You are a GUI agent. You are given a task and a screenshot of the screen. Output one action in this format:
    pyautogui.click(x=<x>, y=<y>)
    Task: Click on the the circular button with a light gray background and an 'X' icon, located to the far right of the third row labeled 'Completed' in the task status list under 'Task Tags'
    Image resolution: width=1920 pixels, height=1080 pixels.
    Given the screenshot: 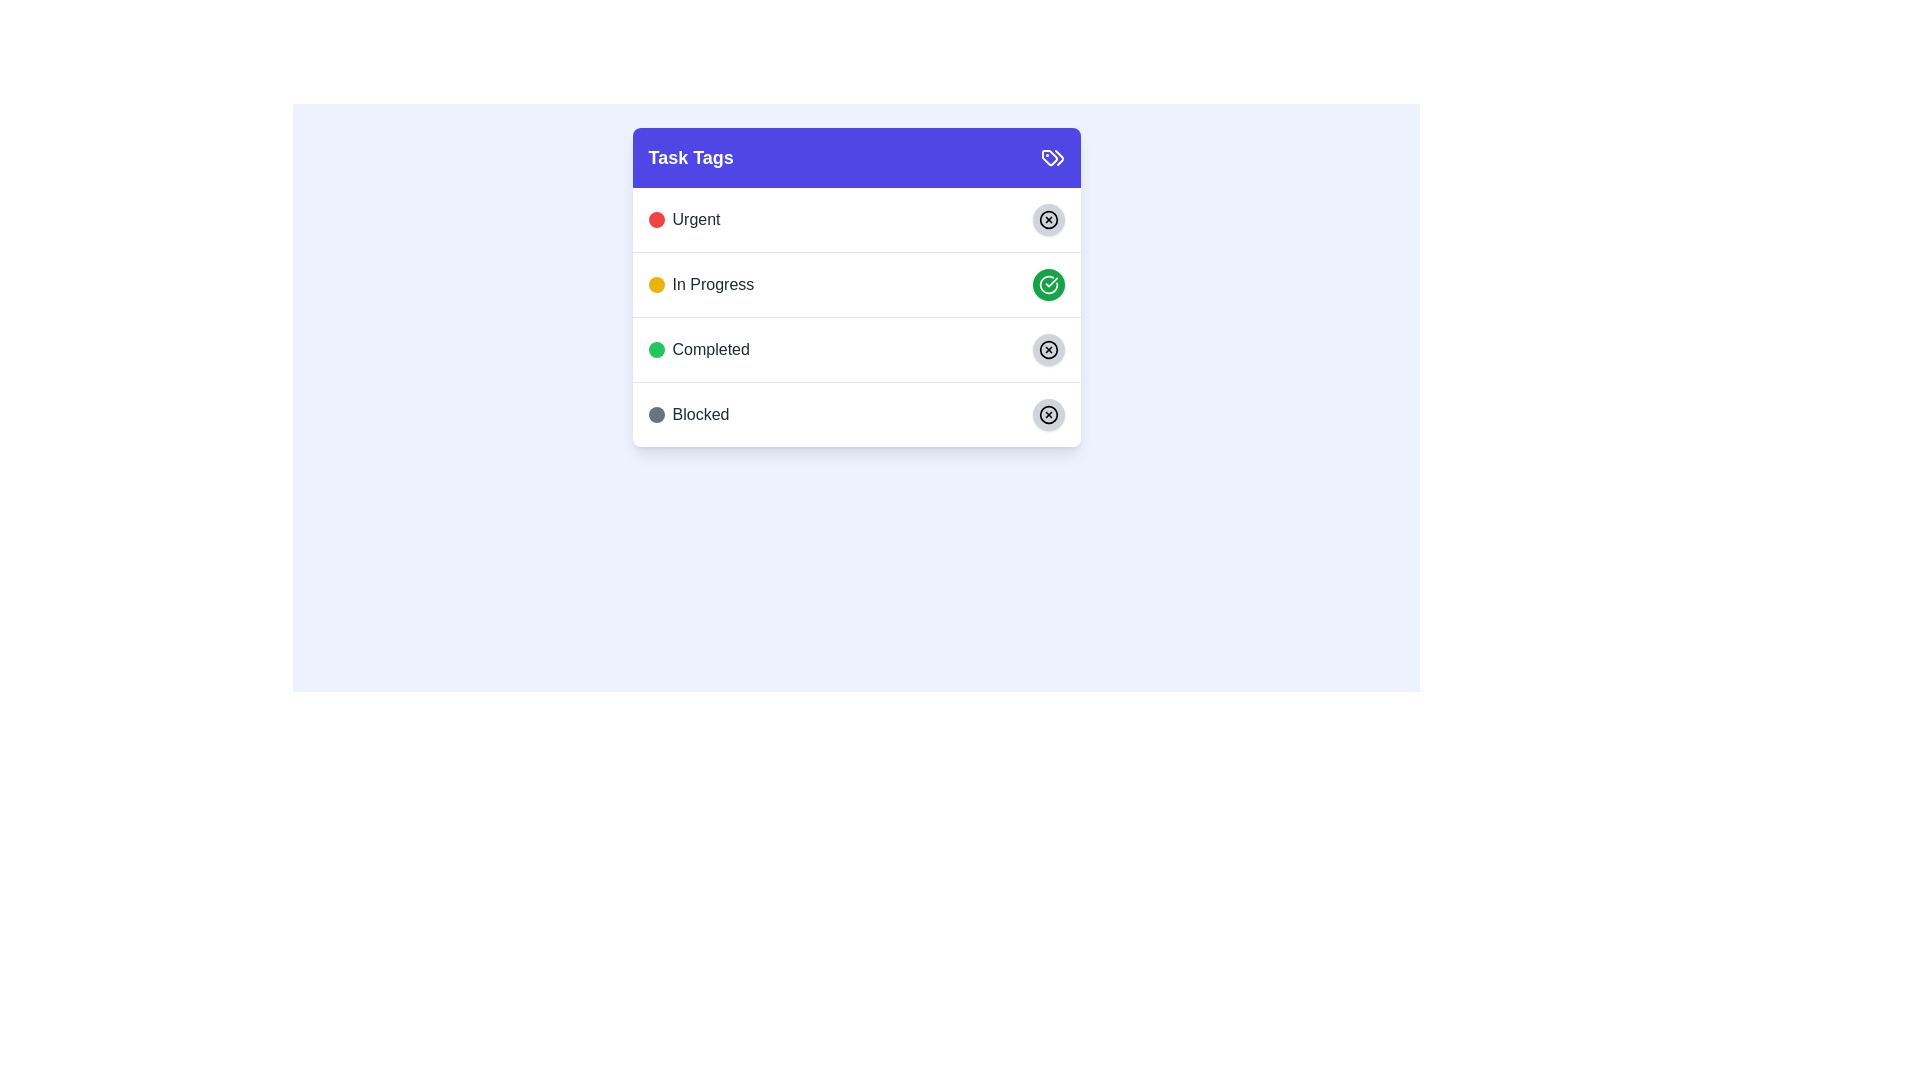 What is the action you would take?
    pyautogui.click(x=1047, y=349)
    